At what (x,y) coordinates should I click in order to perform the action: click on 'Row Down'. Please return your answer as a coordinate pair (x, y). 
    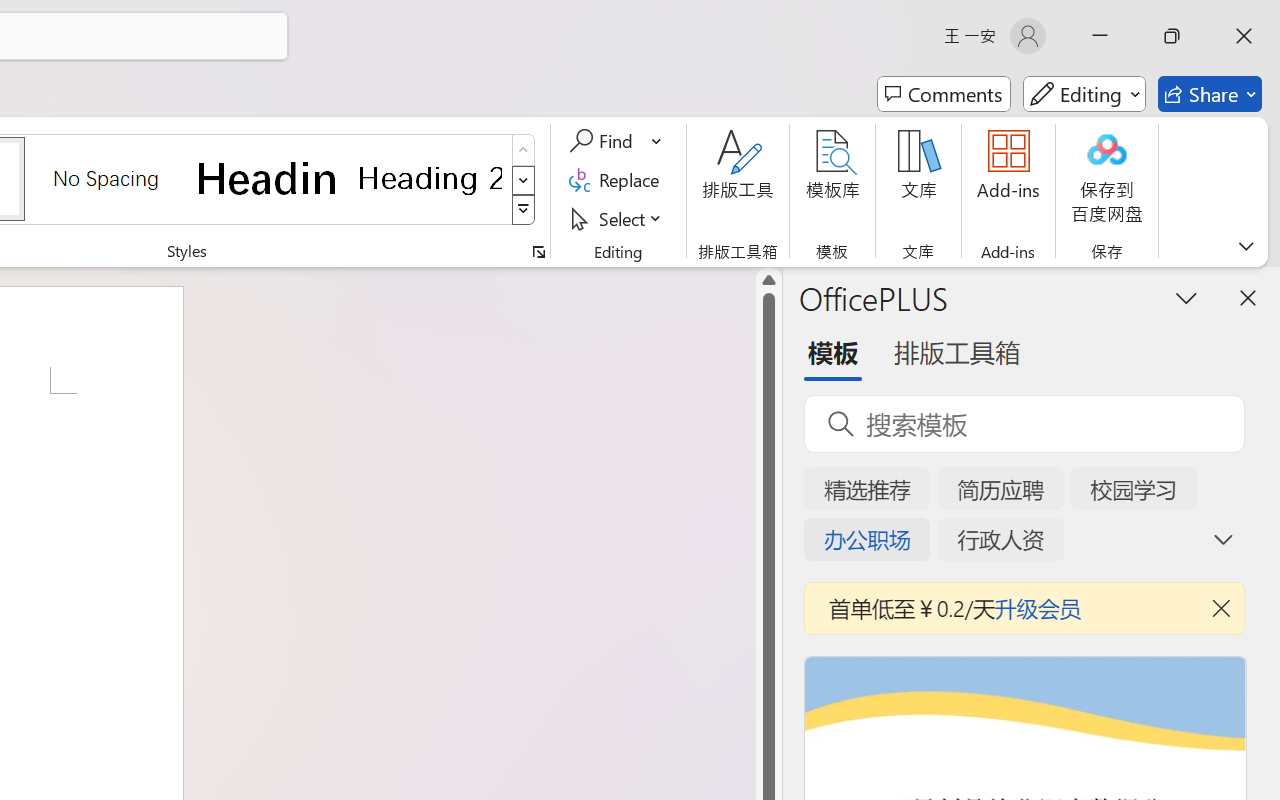
    Looking at the image, I should click on (523, 179).